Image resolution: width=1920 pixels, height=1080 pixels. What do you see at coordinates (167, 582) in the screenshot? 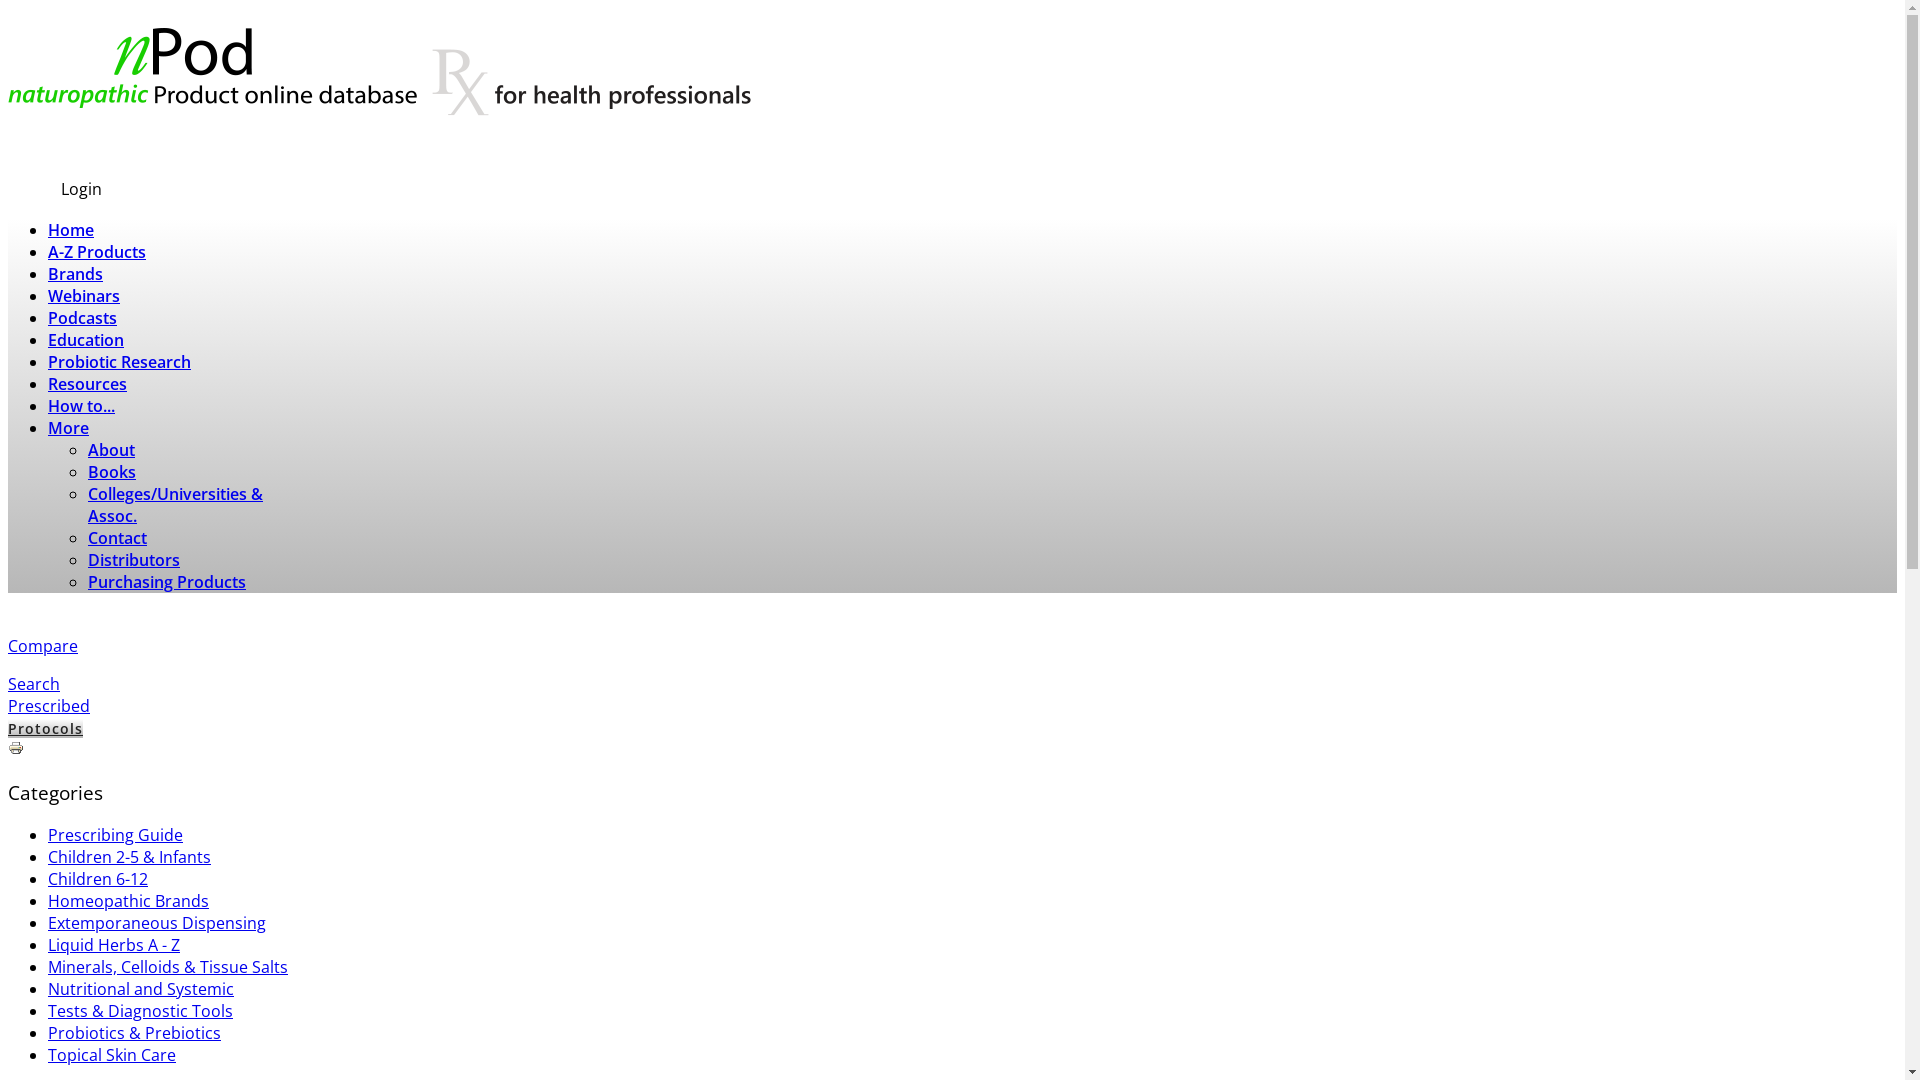
I see `'Purchasing Products'` at bounding box center [167, 582].